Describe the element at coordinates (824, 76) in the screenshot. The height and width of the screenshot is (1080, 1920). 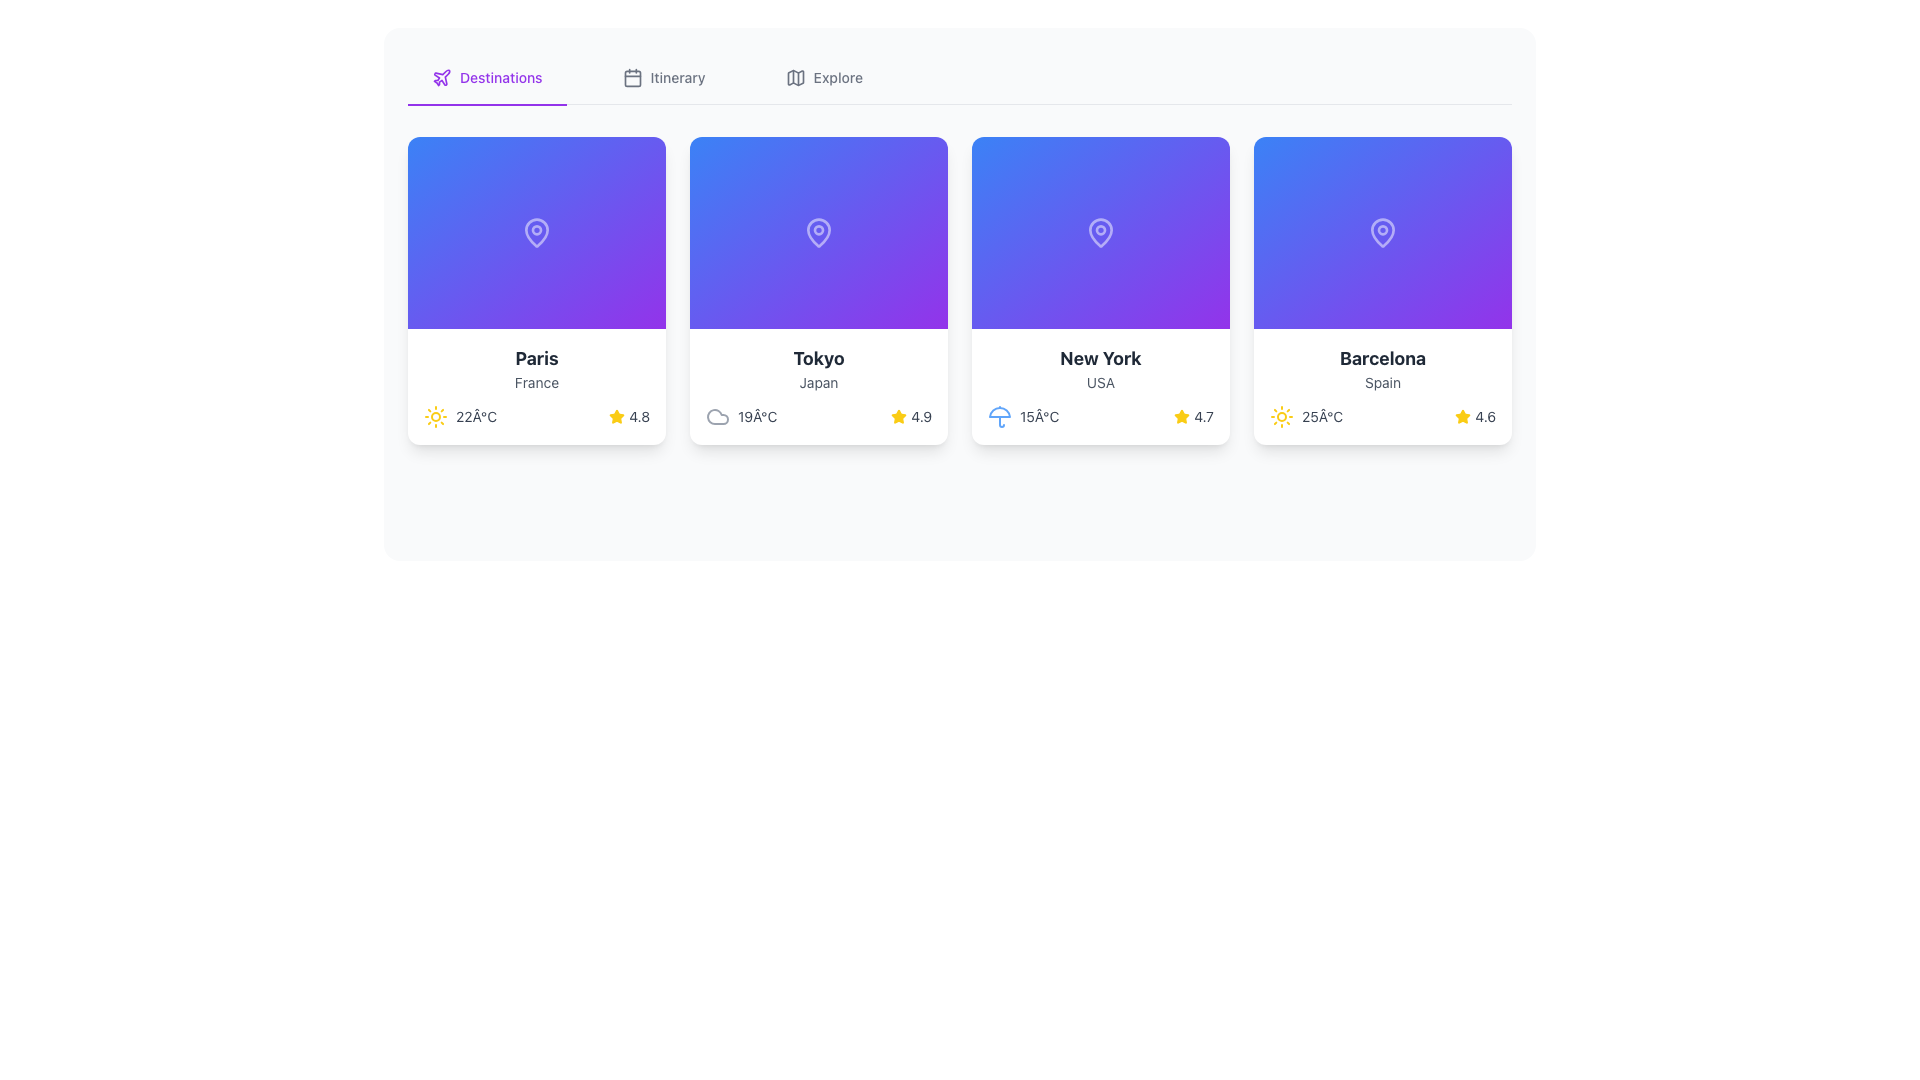
I see `the 'Explore' menu item button, which is the third item in the horizontal menu bar` at that location.